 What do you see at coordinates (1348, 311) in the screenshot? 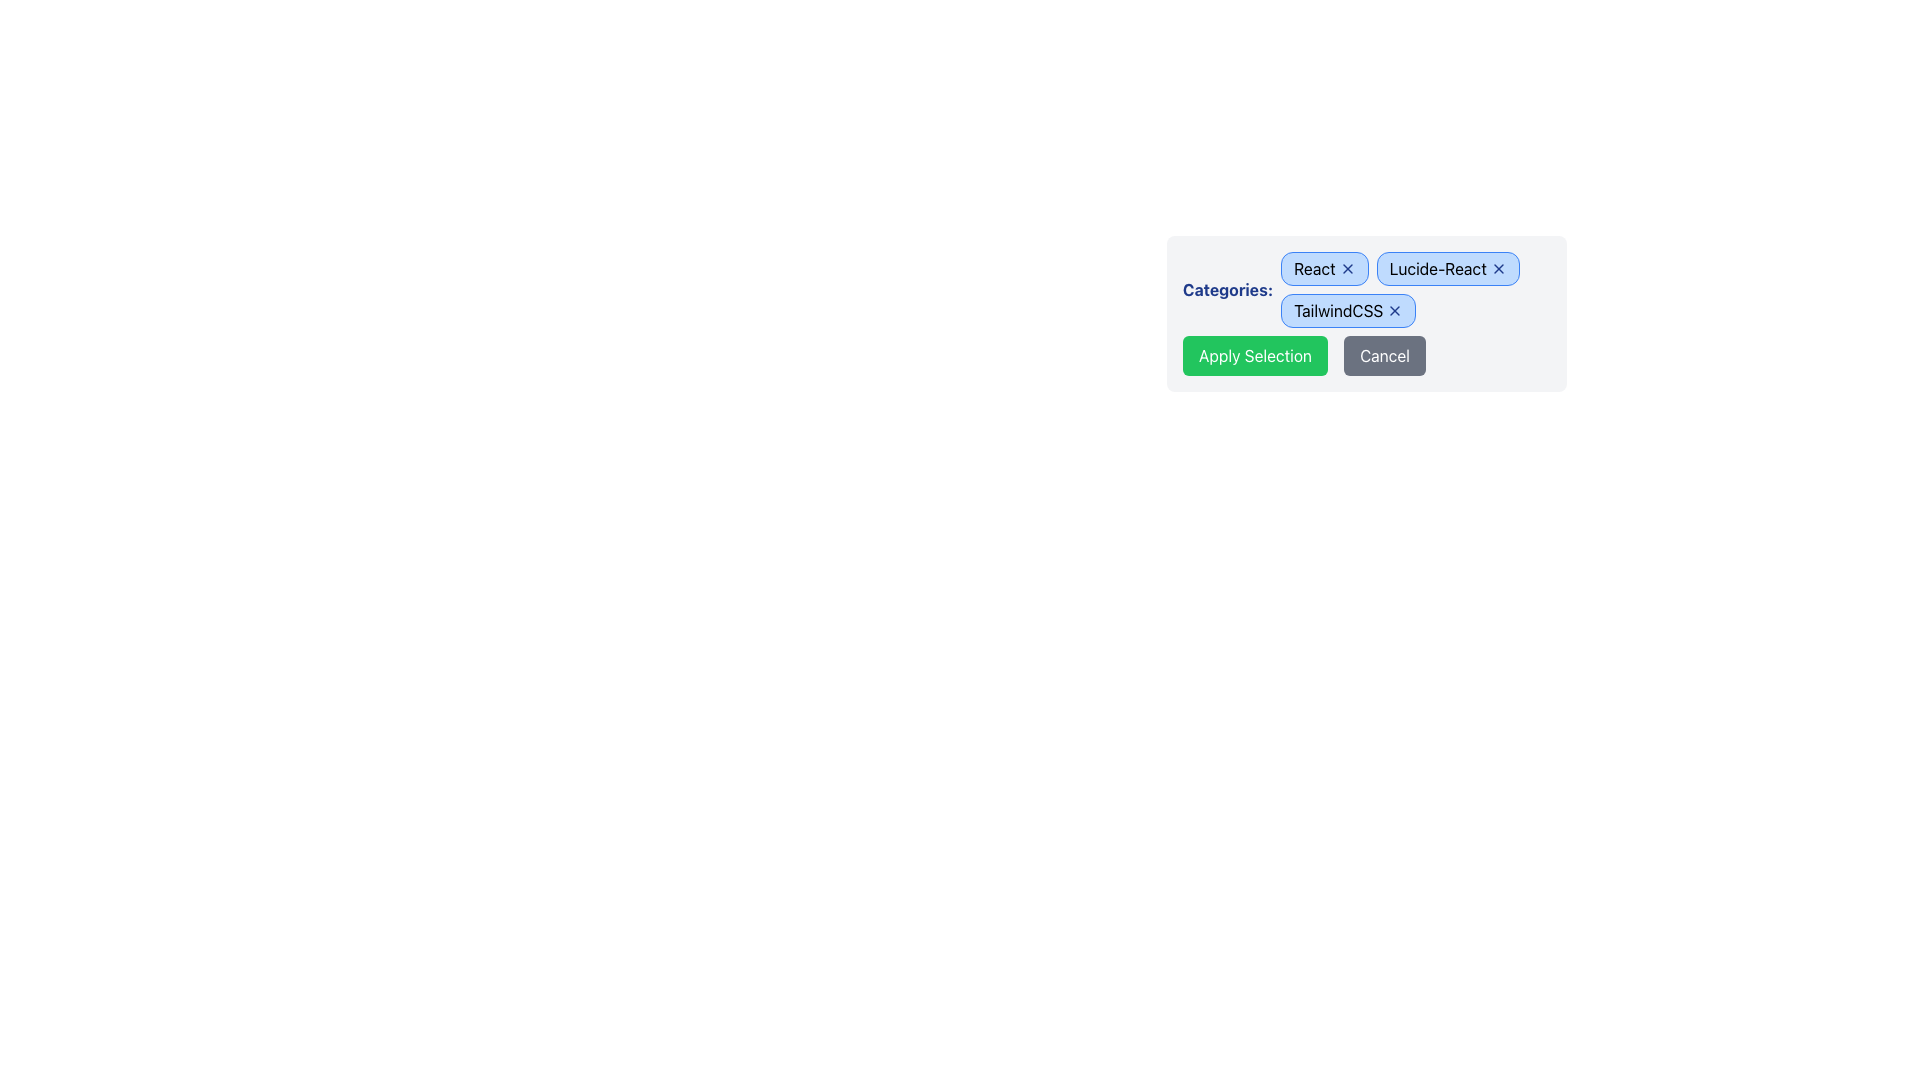
I see `the 'X' icon on the 'TailwindCSS' interactive category pill` at bounding box center [1348, 311].